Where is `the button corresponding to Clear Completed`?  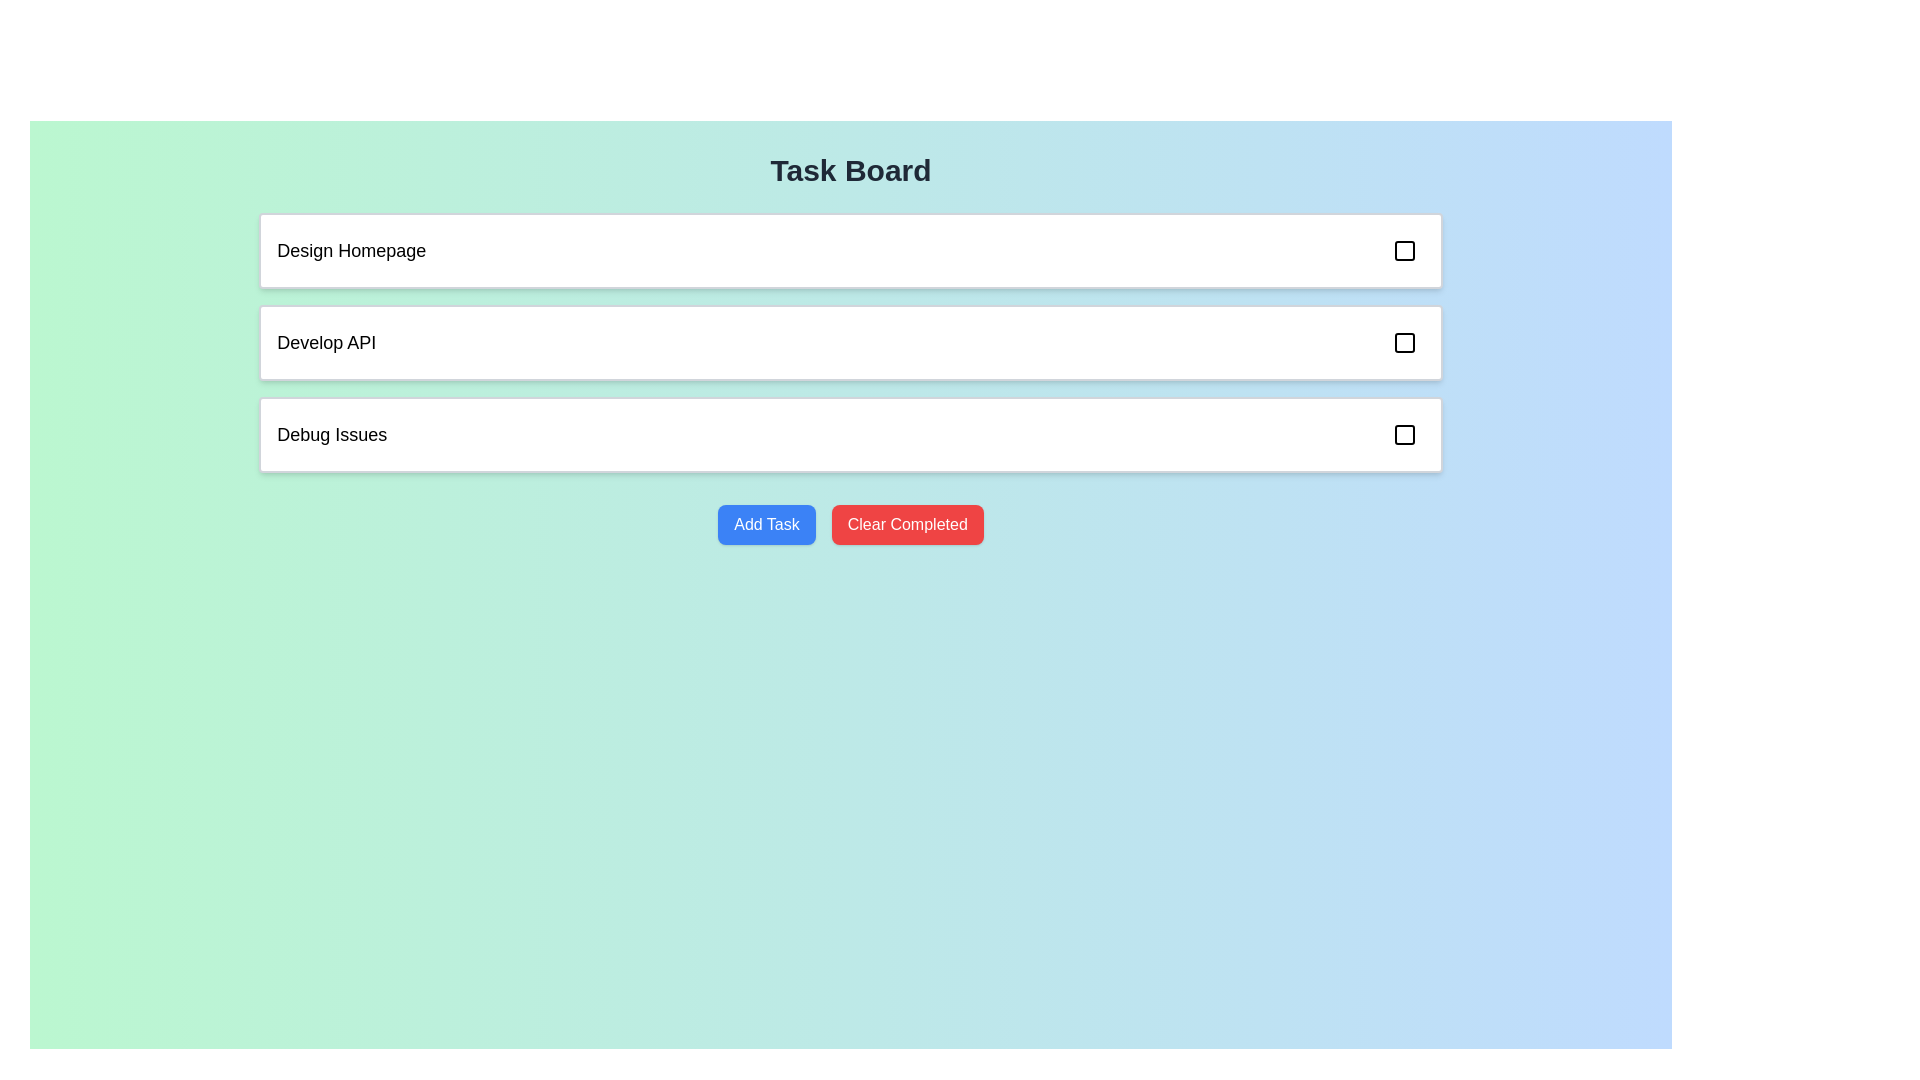
the button corresponding to Clear Completed is located at coordinates (906, 523).